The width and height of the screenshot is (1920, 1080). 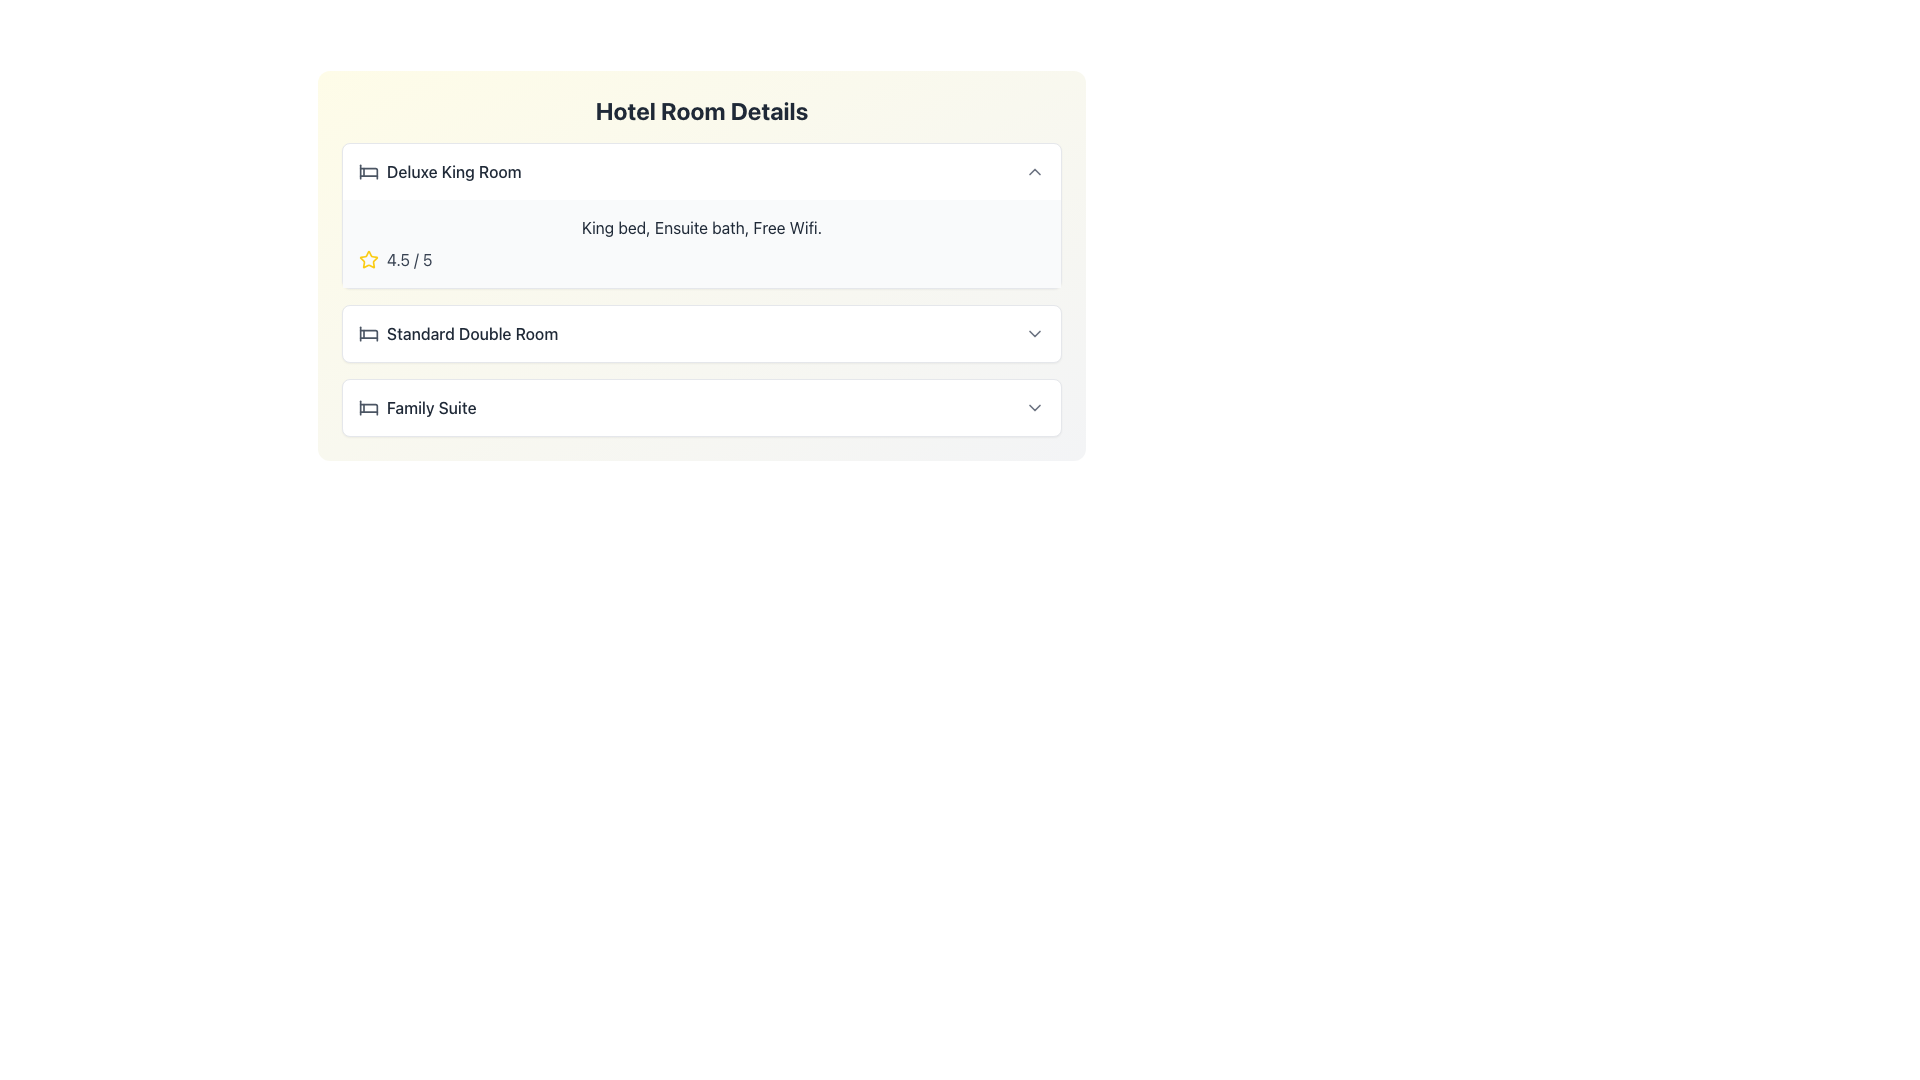 I want to click on the Text Label with Icon that displays the name of the second room category, located below 'Deluxe King Room' and above 'Family Suite' in the 'Hotel Room Details' section, so click(x=457, y=333).